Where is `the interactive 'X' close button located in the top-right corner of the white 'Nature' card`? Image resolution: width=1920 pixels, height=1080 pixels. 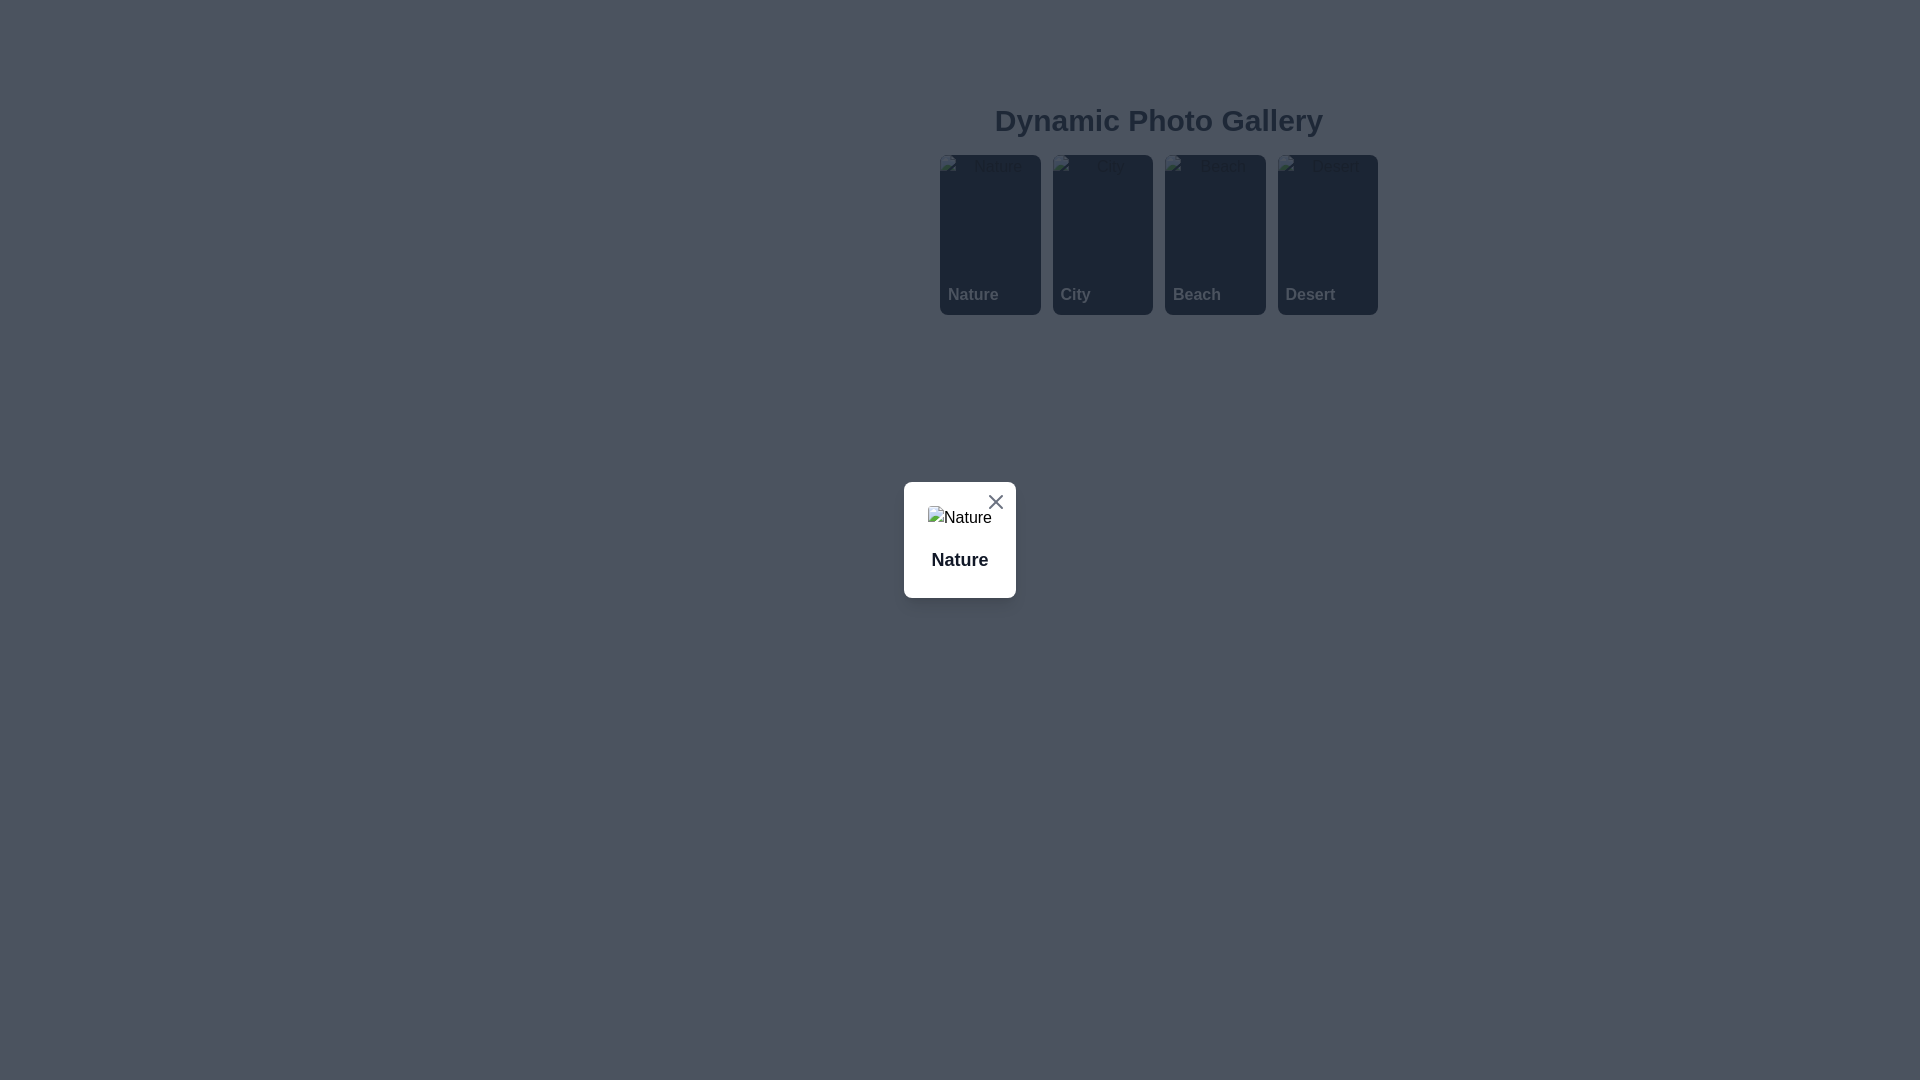
the interactive 'X' close button located in the top-right corner of the white 'Nature' card is located at coordinates (996, 500).